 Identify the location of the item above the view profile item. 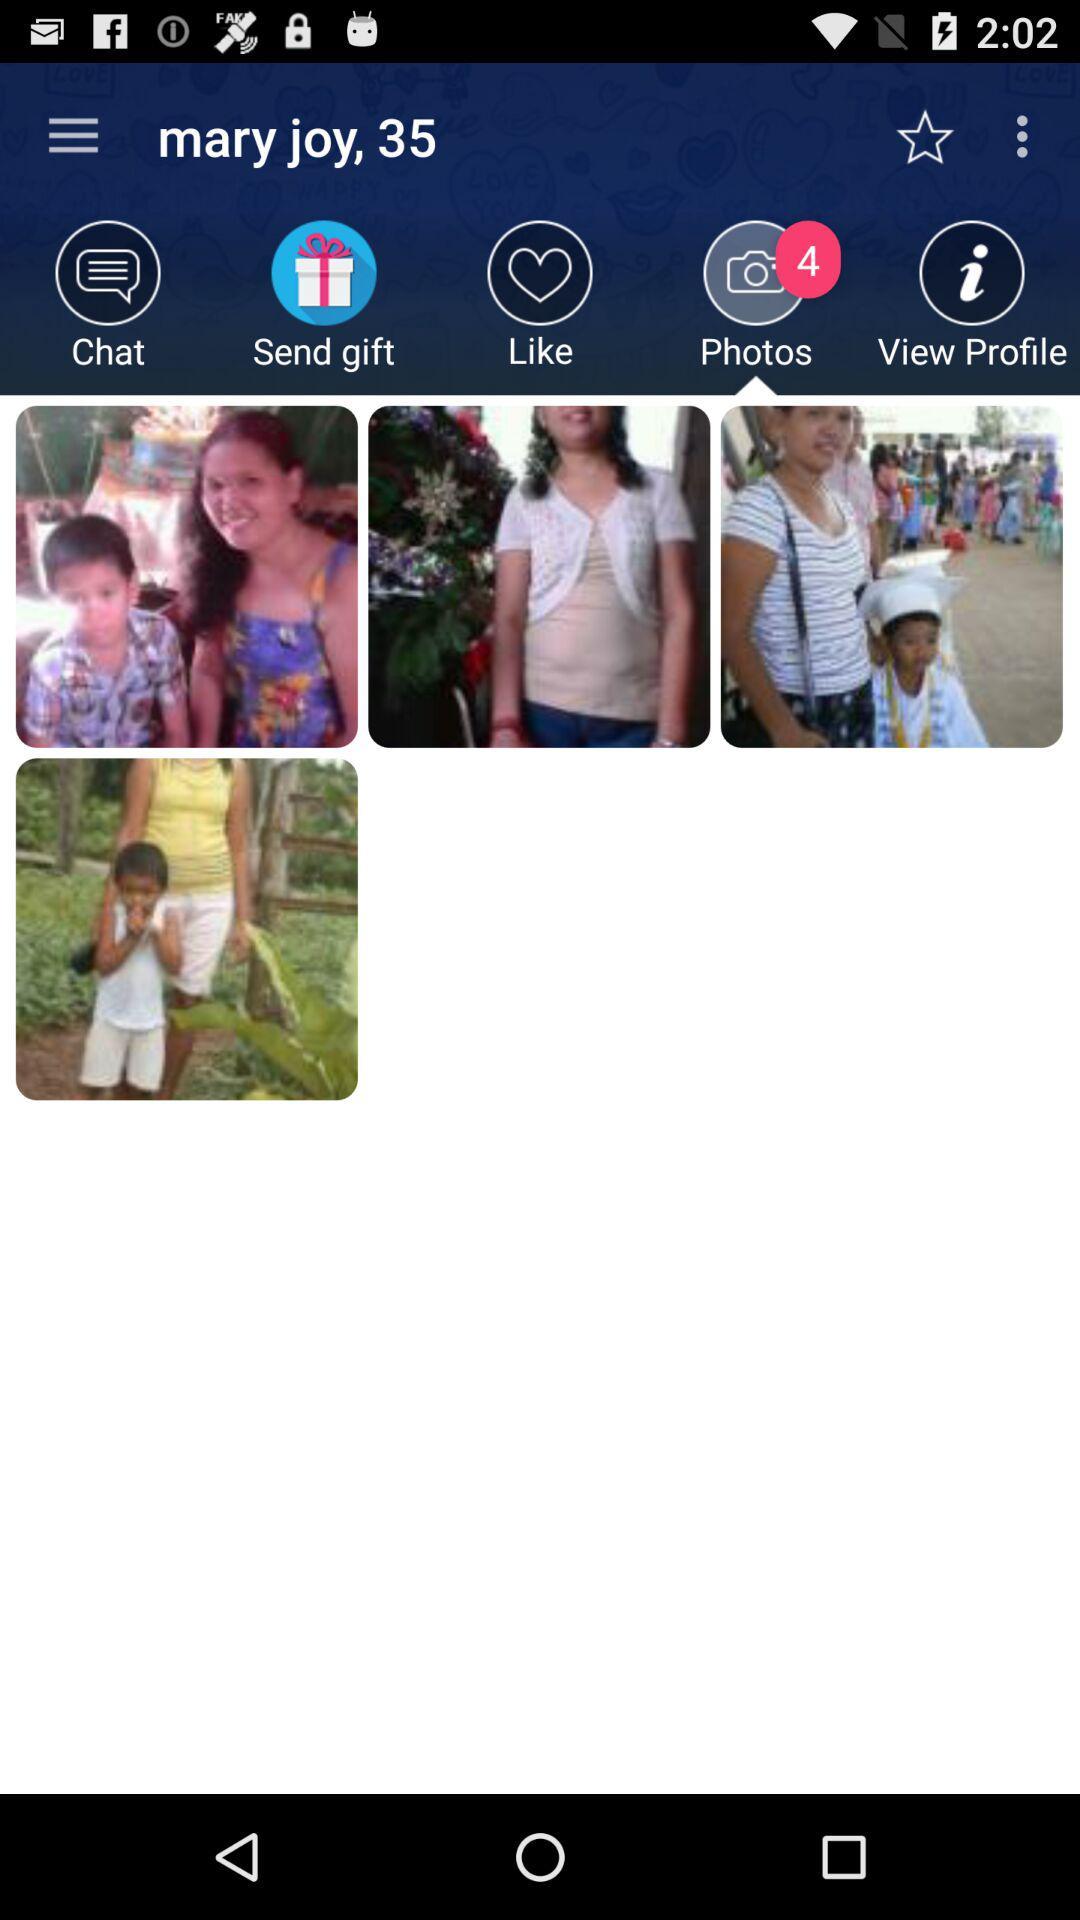
(935, 135).